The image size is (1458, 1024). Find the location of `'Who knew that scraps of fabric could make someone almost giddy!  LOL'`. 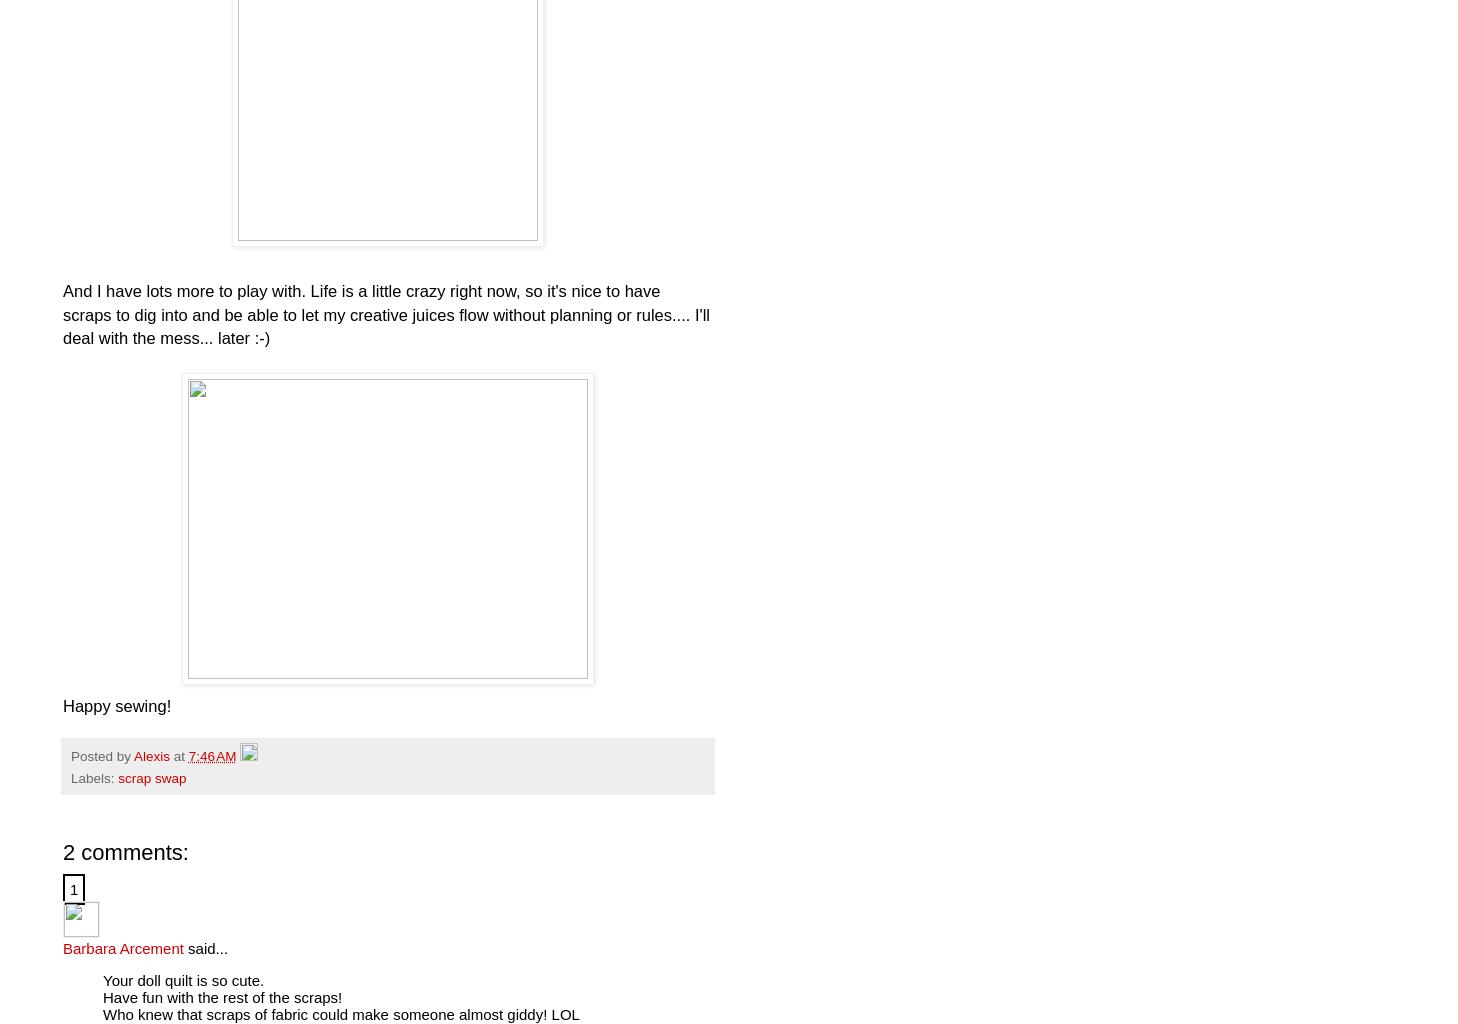

'Who knew that scraps of fabric could make someone almost giddy!  LOL' is located at coordinates (340, 1013).